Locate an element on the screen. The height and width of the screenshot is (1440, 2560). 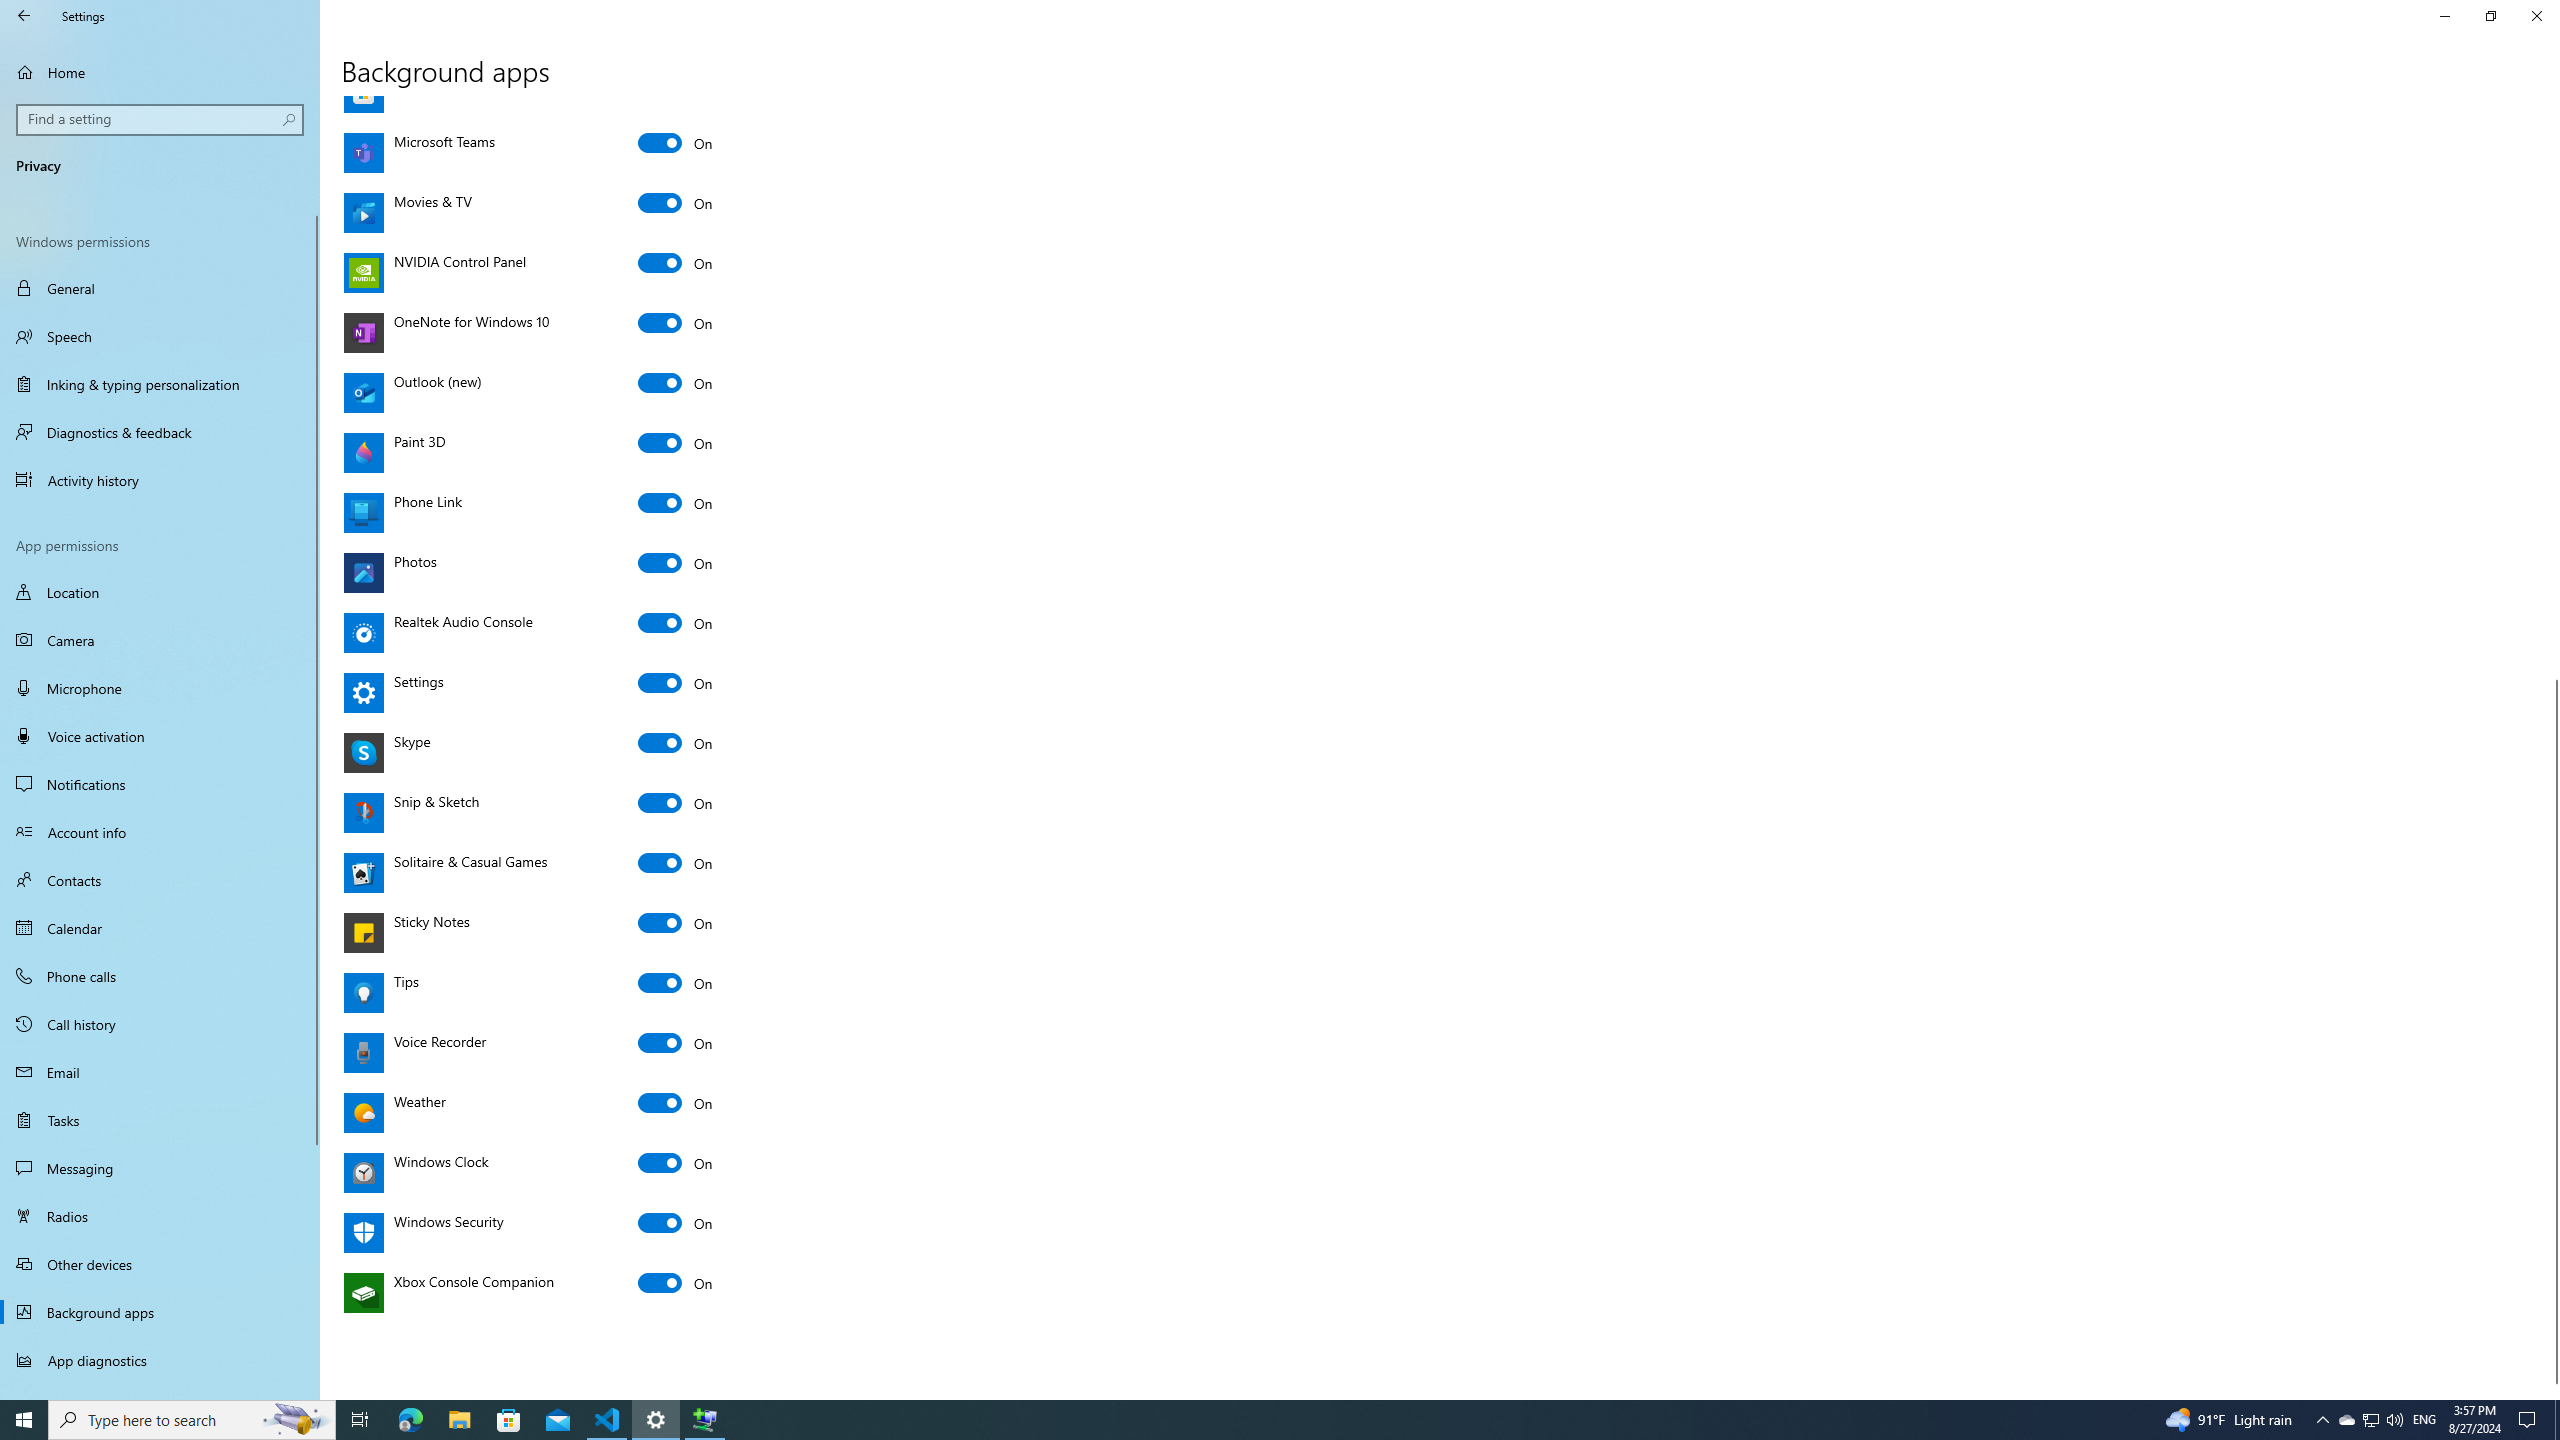
'Search box, Find a setting' is located at coordinates (160, 118).